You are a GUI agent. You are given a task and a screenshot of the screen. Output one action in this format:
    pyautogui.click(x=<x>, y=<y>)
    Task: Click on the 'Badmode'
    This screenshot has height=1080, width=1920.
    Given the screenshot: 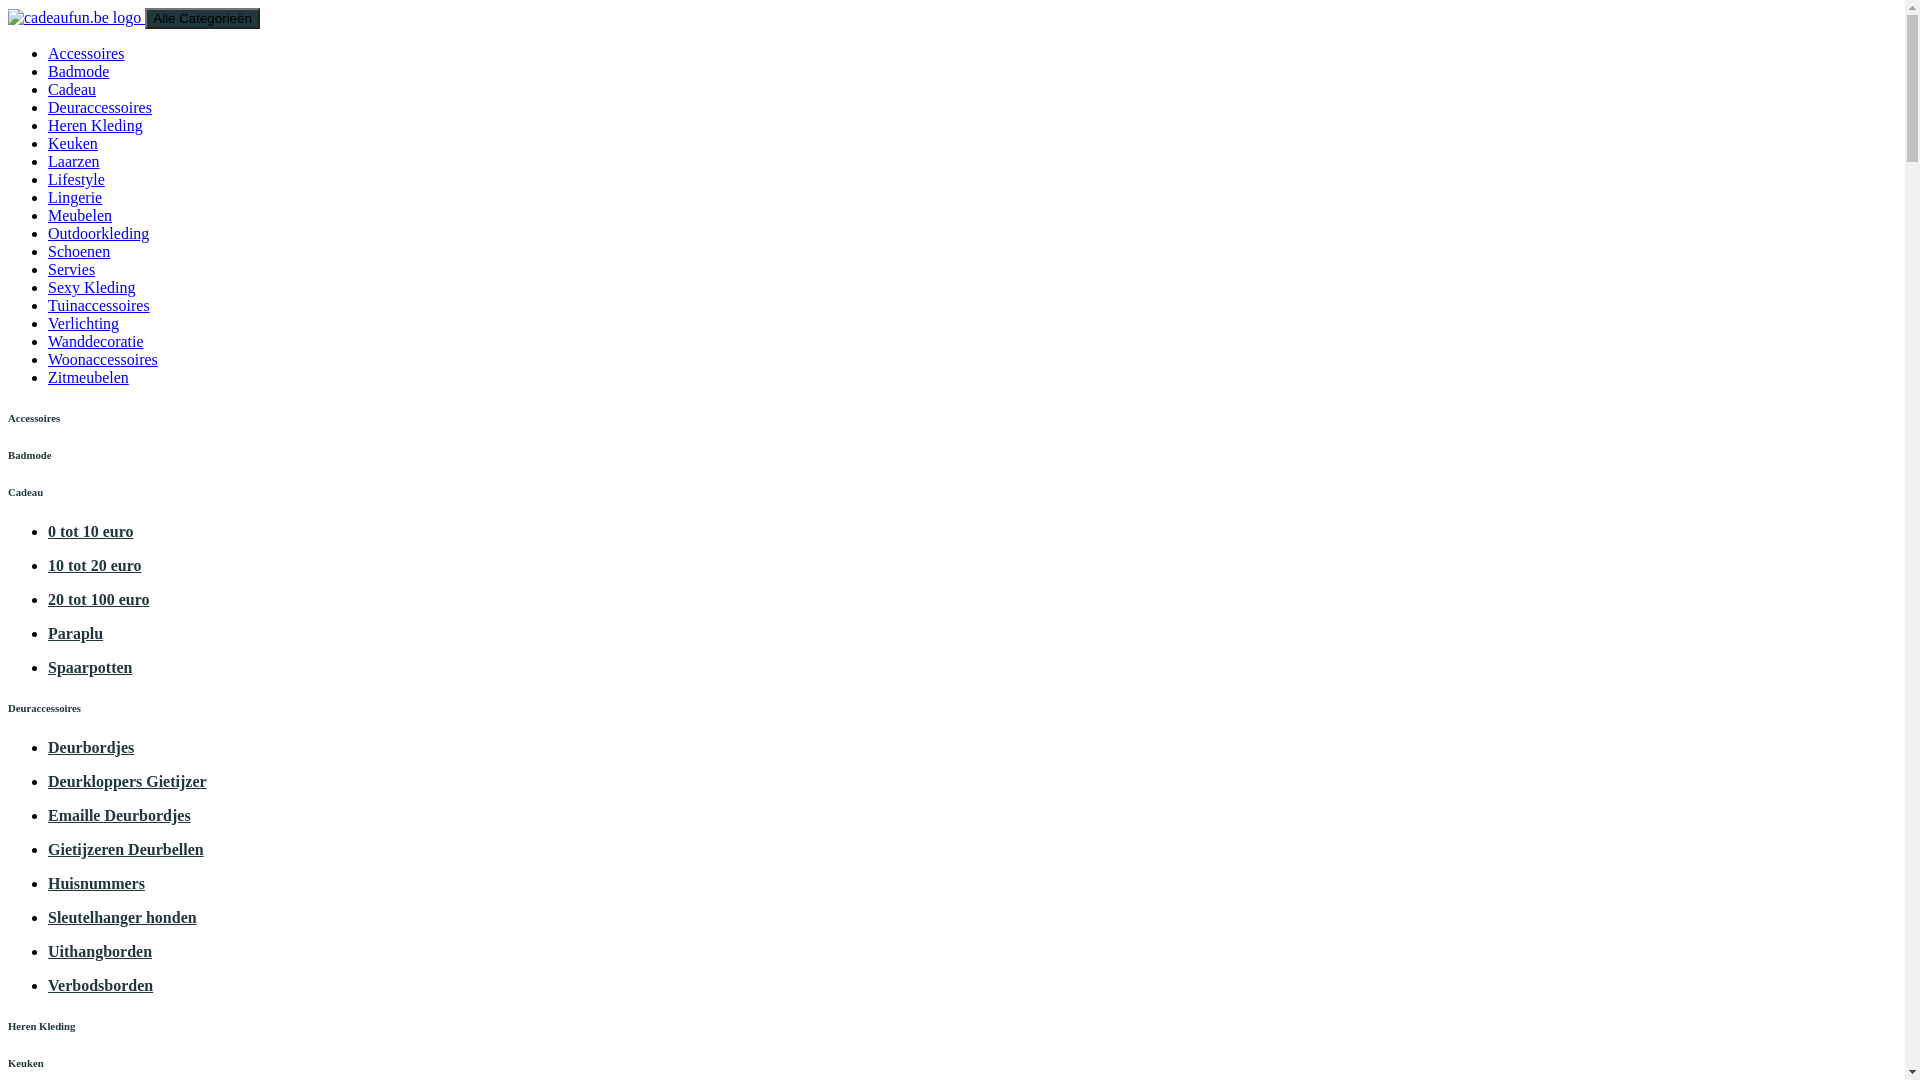 What is the action you would take?
    pyautogui.click(x=78, y=70)
    